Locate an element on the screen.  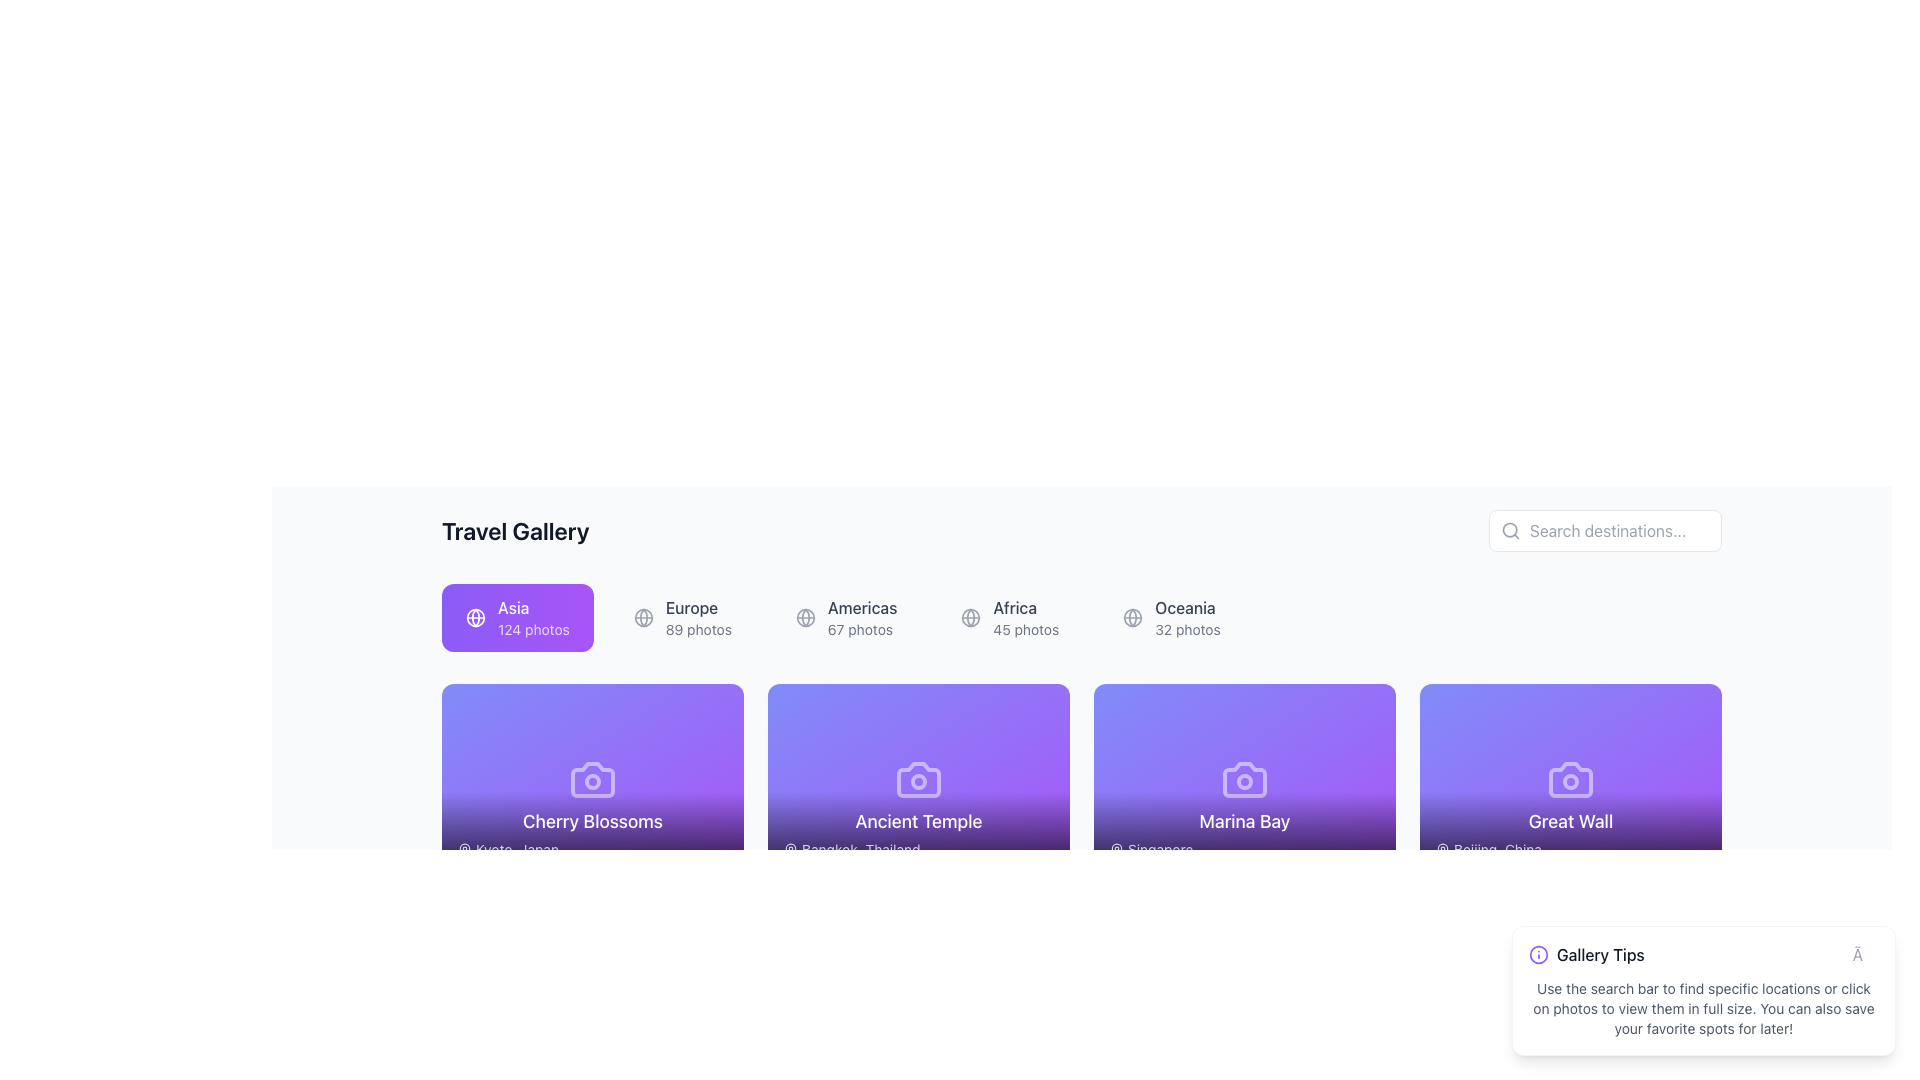
the 'Oceania' text label is located at coordinates (1187, 607).